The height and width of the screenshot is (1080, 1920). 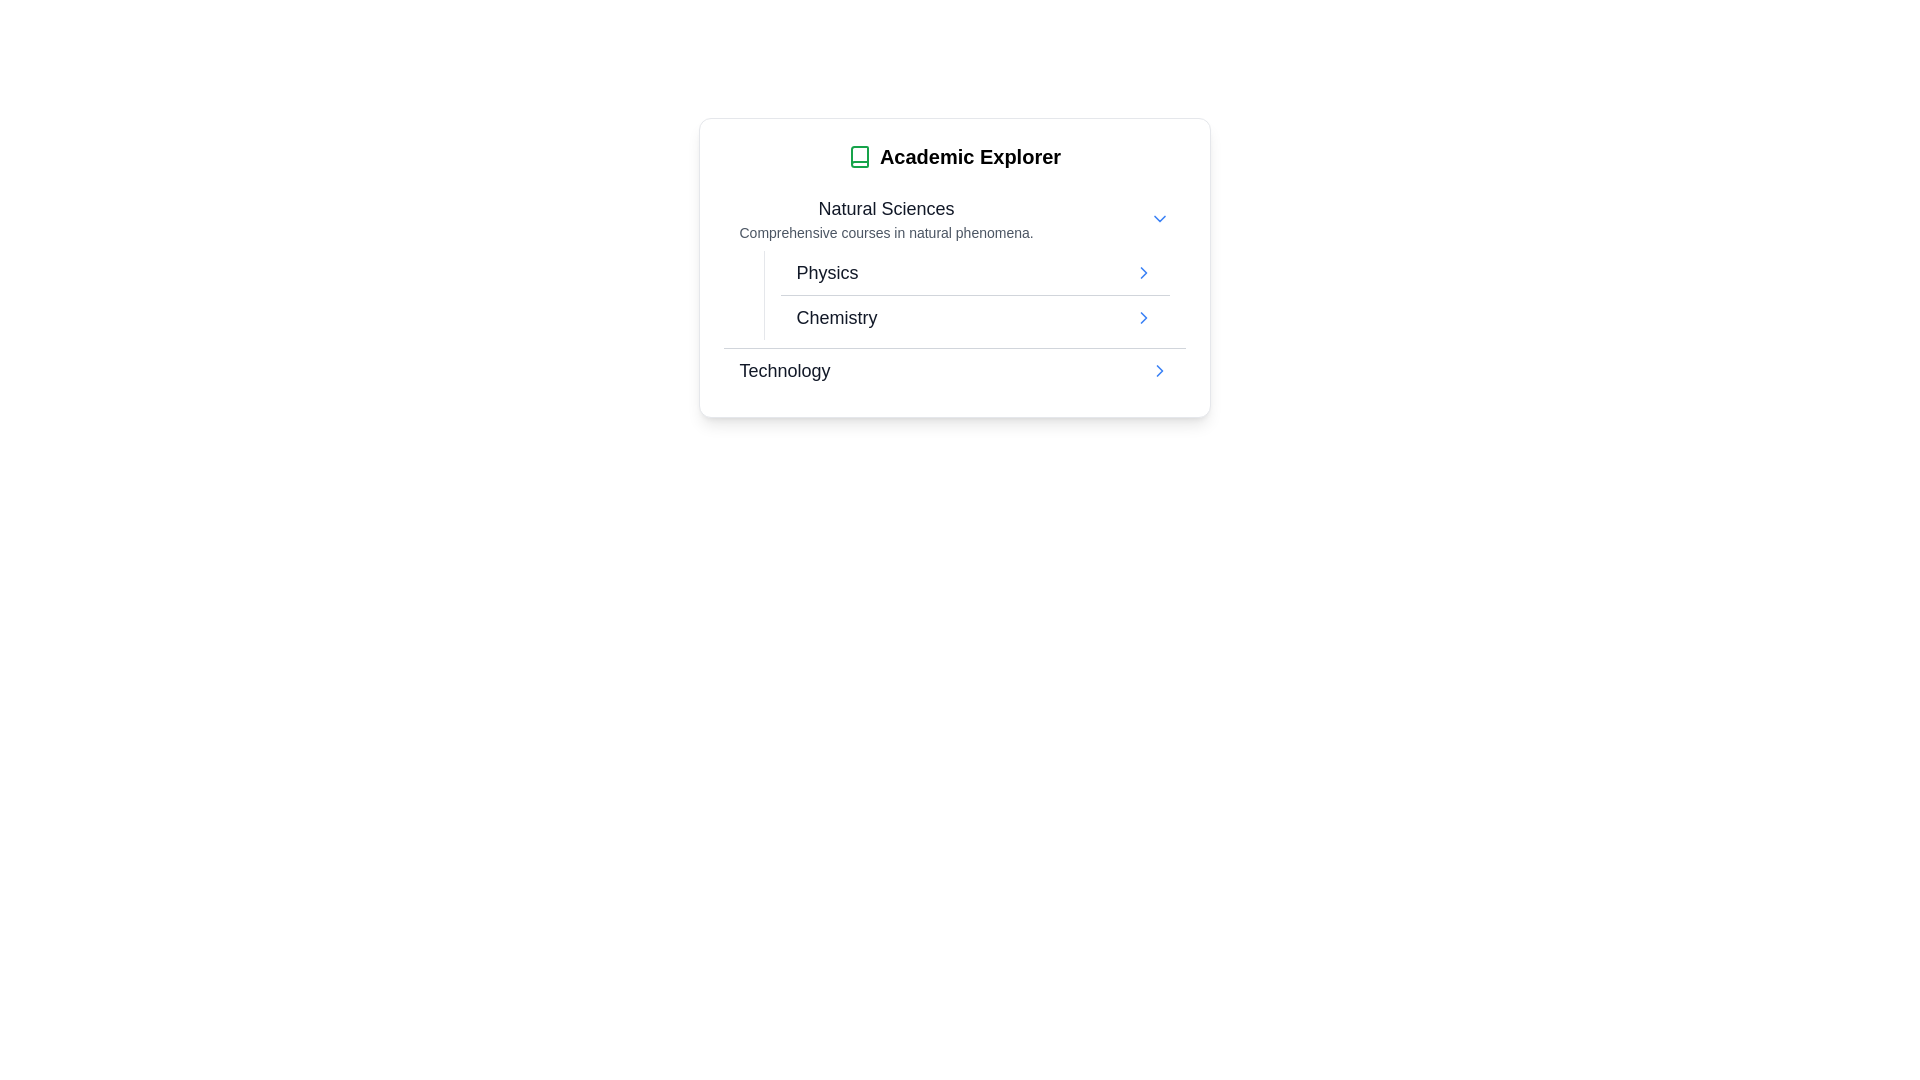 I want to click on the 'Physics' list item, which is the first entry under the 'Natural Sciences' category, so click(x=974, y=273).